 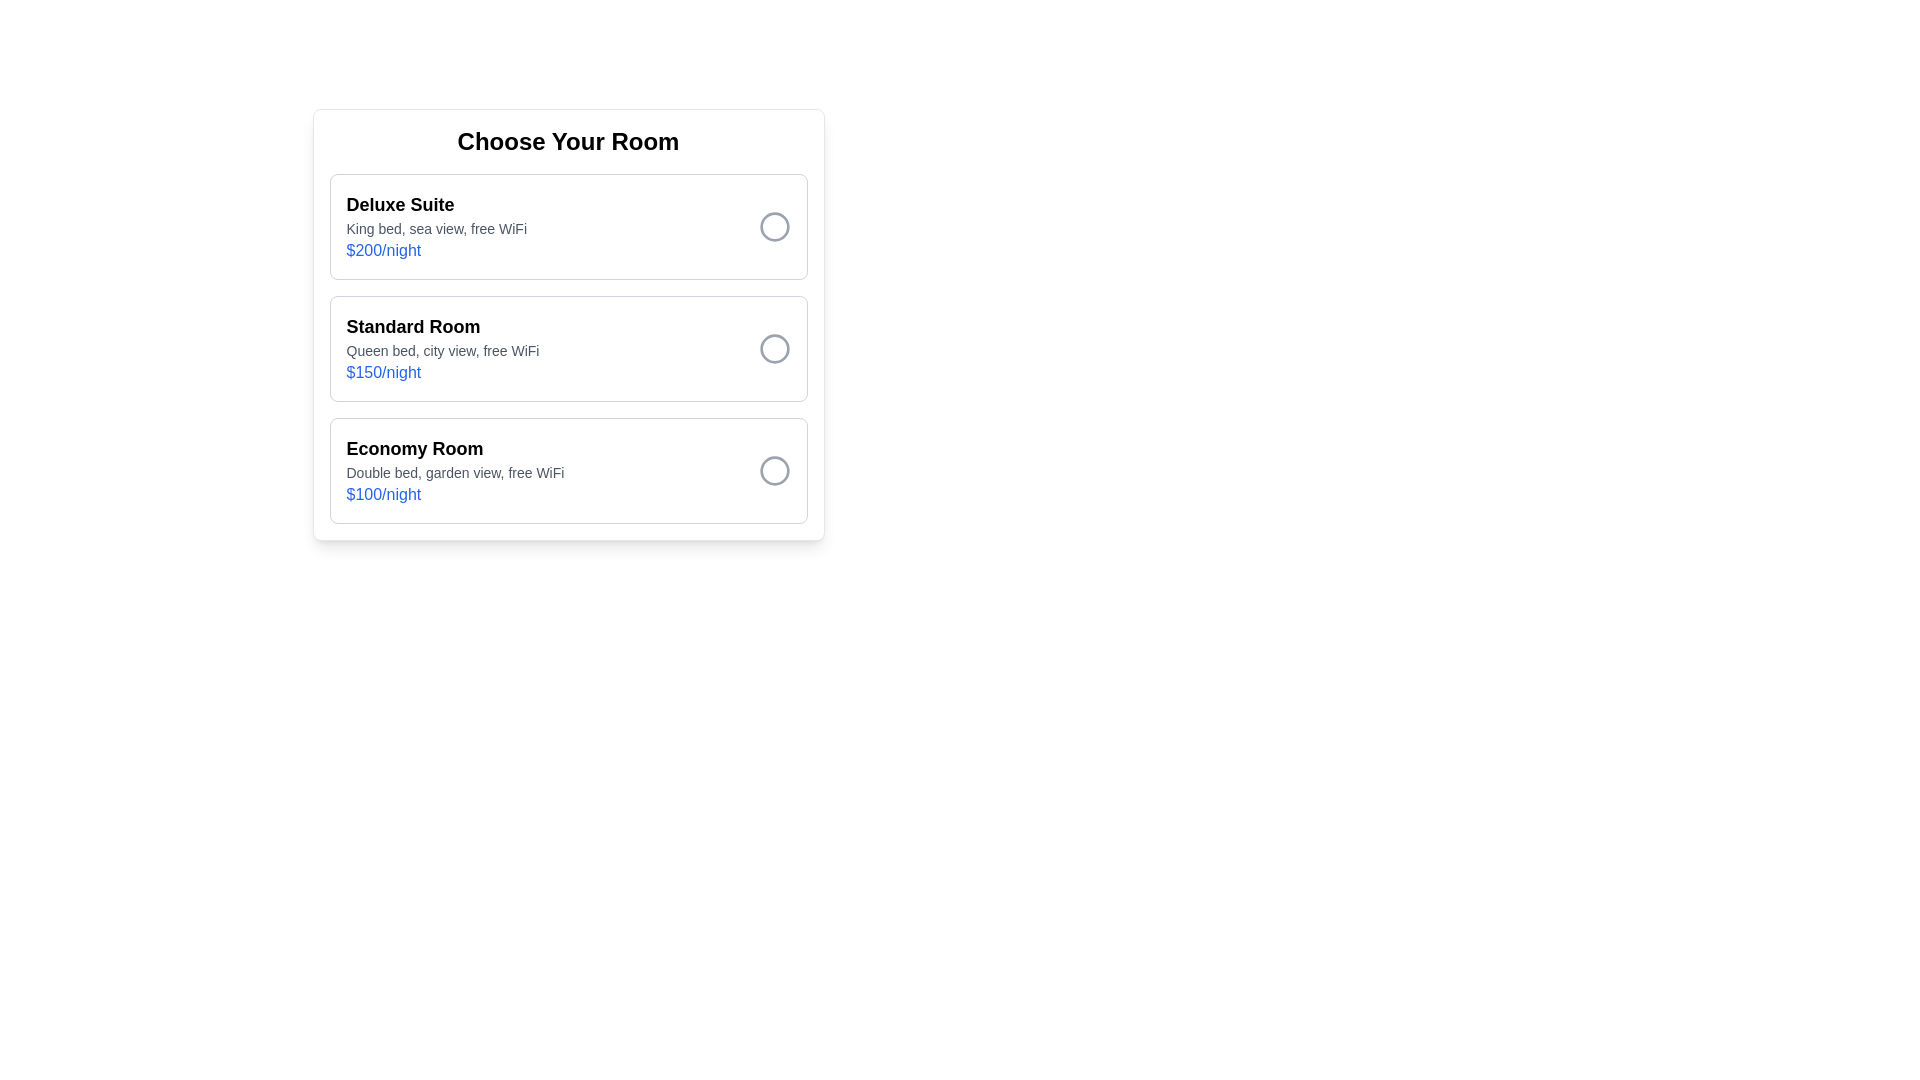 What do you see at coordinates (773, 470) in the screenshot?
I see `the deselected radio button styled in light gray within the Economy Room option to trigger a potential highlighting effect` at bounding box center [773, 470].